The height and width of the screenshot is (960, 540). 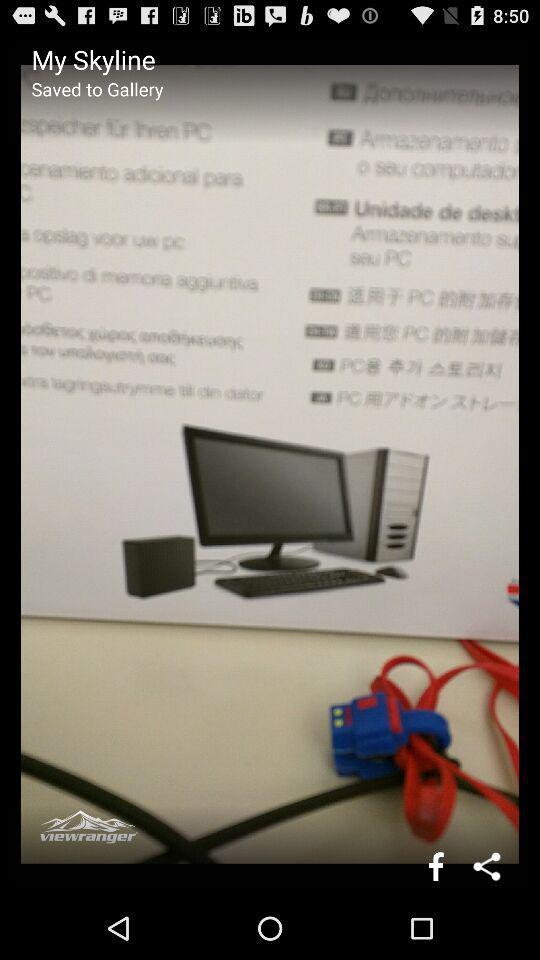 What do you see at coordinates (487, 865) in the screenshot?
I see `share` at bounding box center [487, 865].